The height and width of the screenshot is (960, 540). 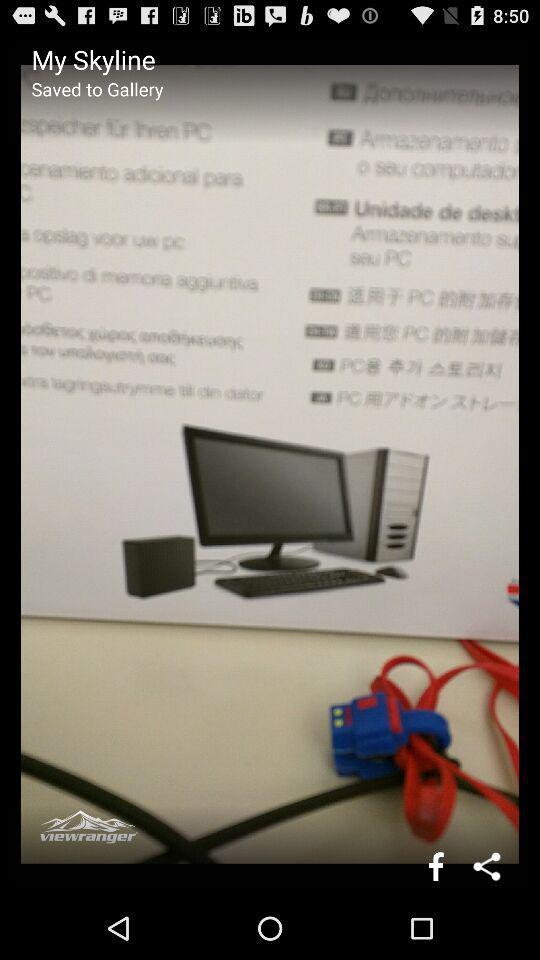 What do you see at coordinates (487, 865) in the screenshot?
I see `share` at bounding box center [487, 865].